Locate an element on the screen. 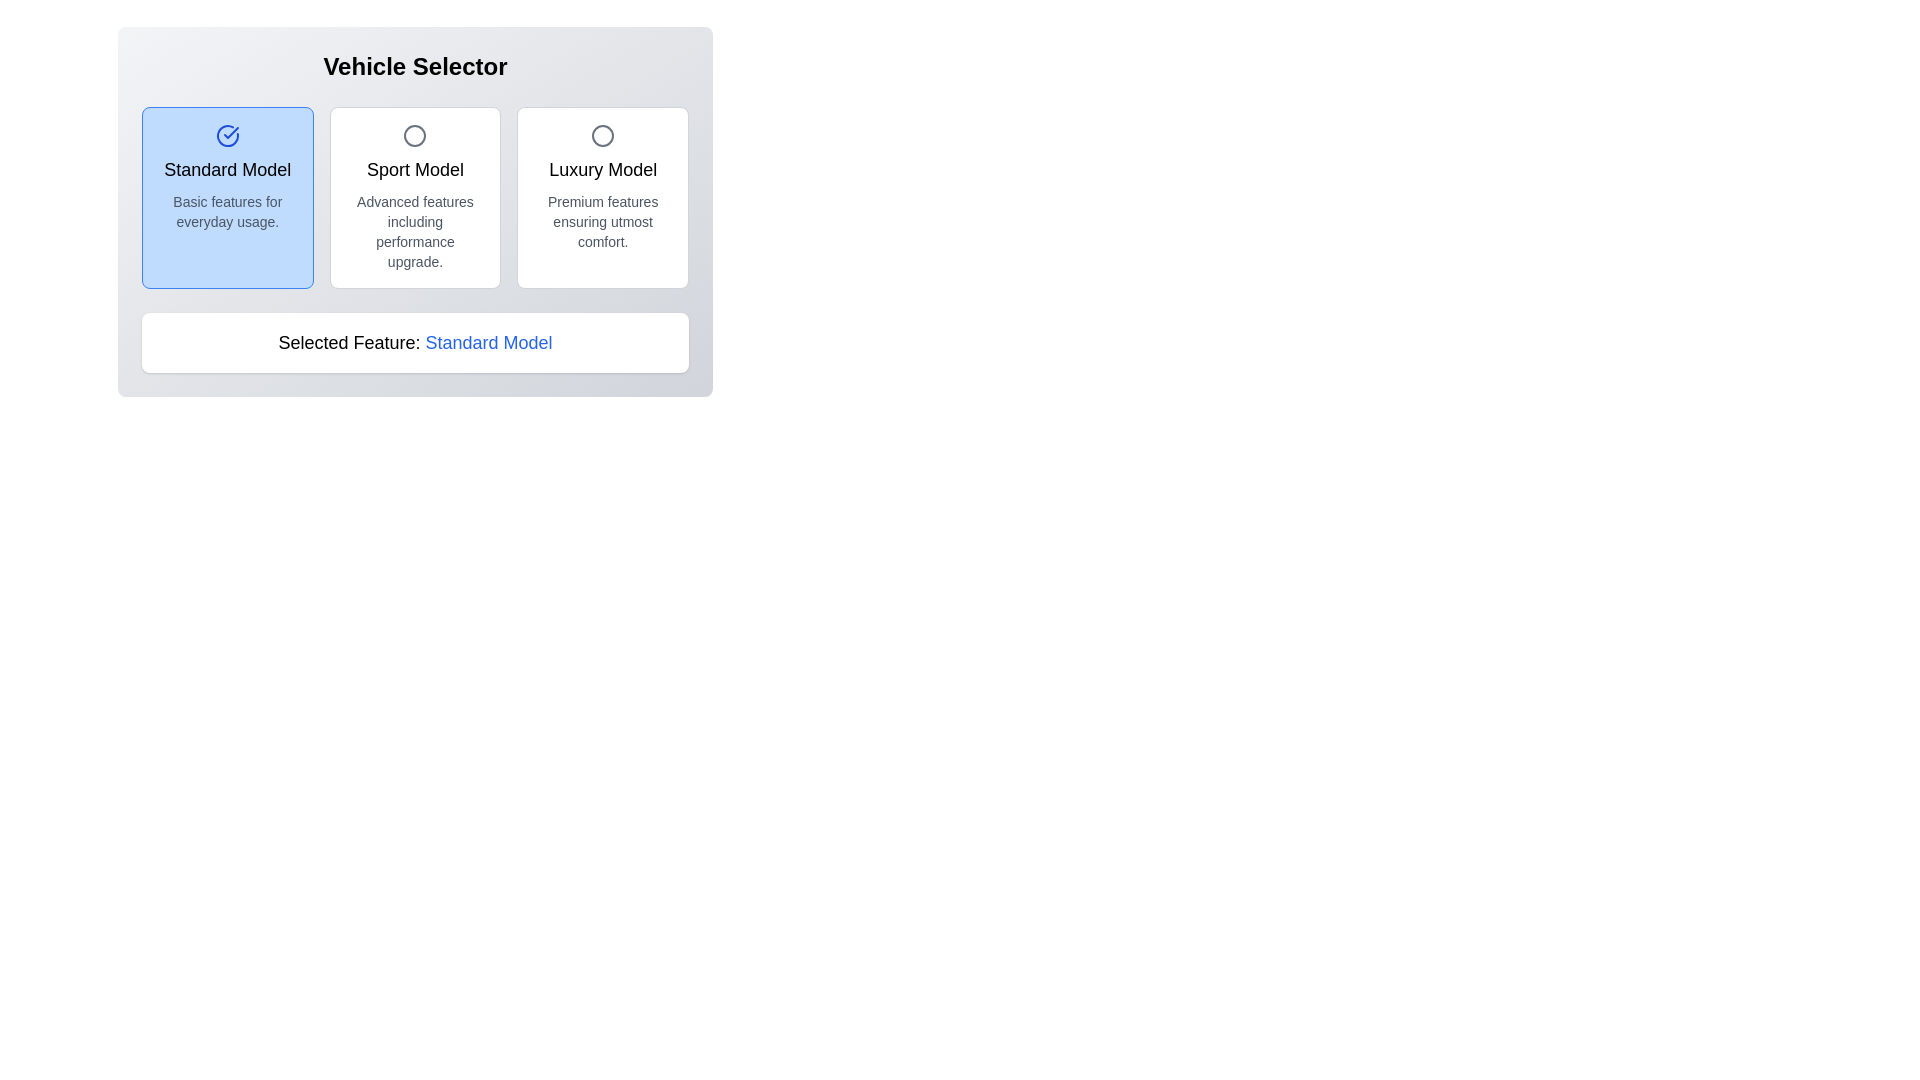 This screenshot has width=1920, height=1080. the Interactive card labeled 'Luxury Model' in the vehicle selection interface is located at coordinates (602, 197).